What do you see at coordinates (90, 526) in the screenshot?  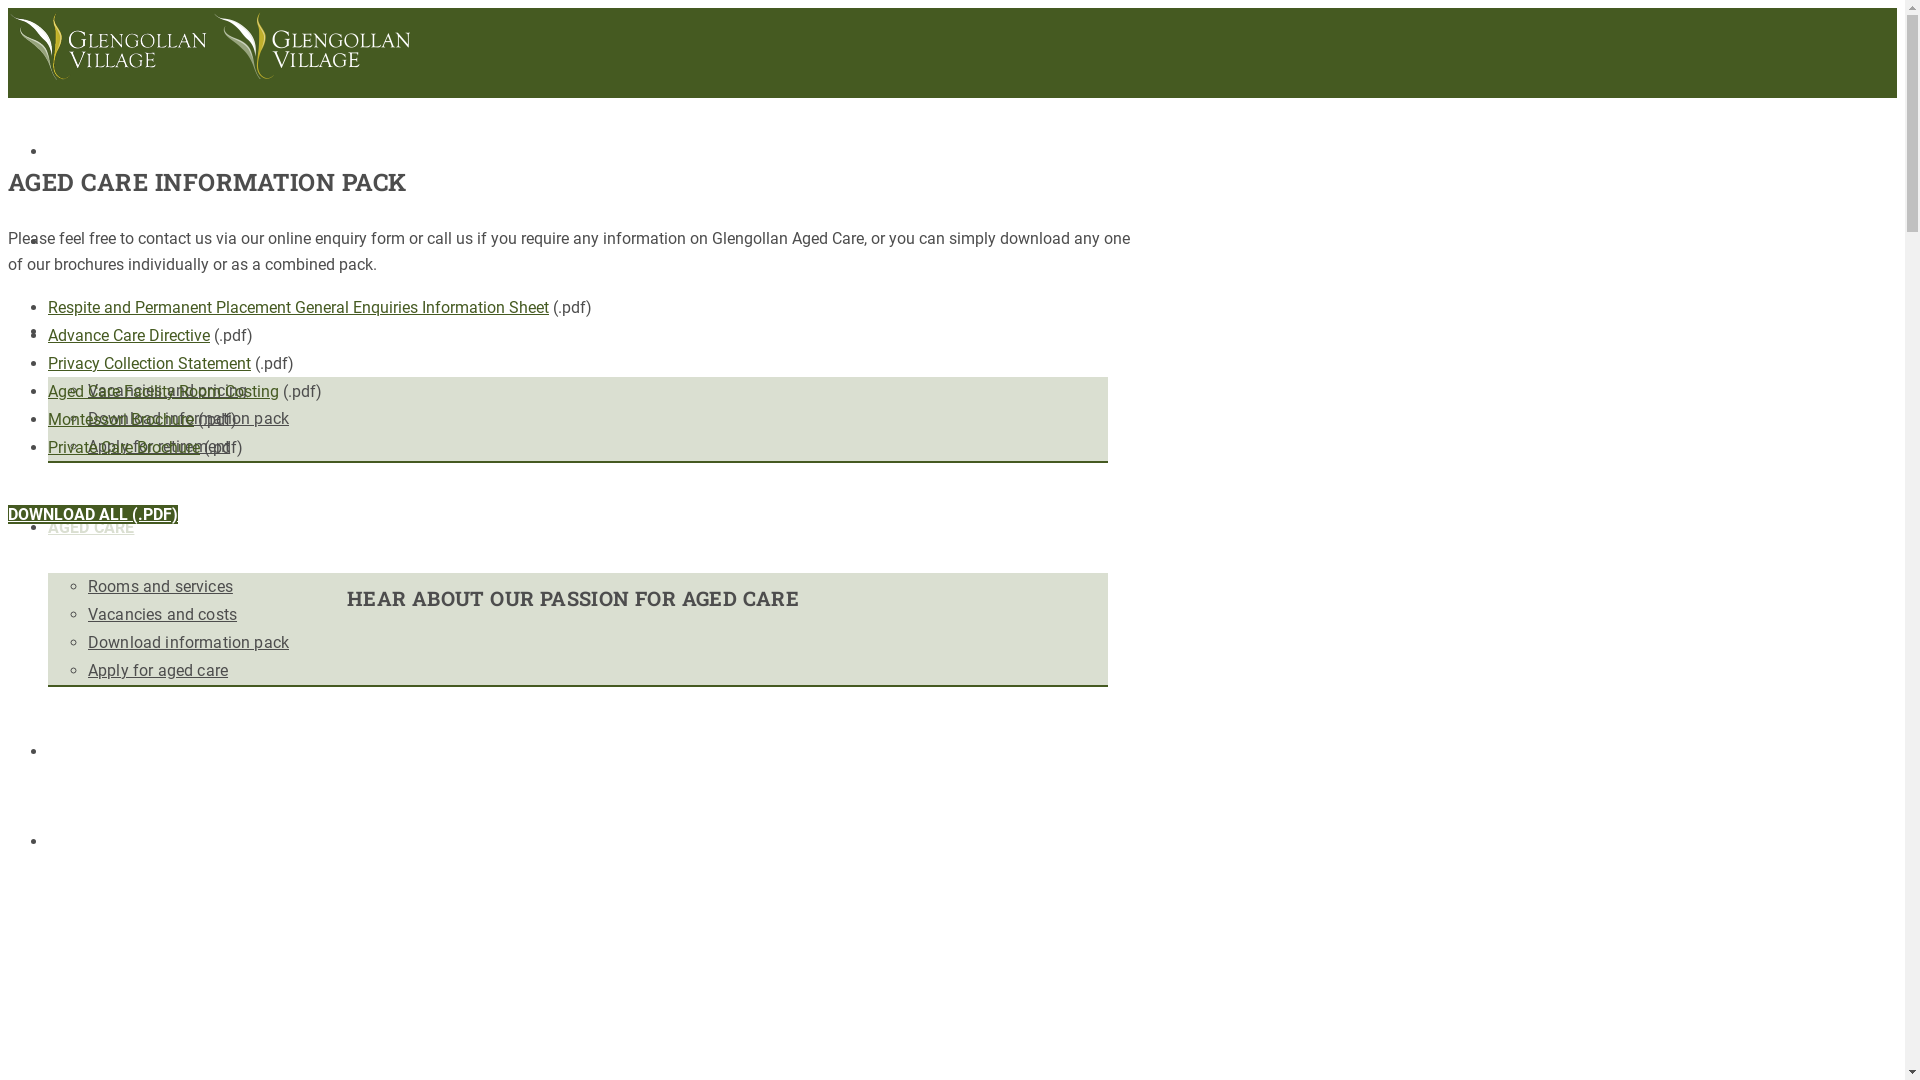 I see `'AGED CARE'` at bounding box center [90, 526].